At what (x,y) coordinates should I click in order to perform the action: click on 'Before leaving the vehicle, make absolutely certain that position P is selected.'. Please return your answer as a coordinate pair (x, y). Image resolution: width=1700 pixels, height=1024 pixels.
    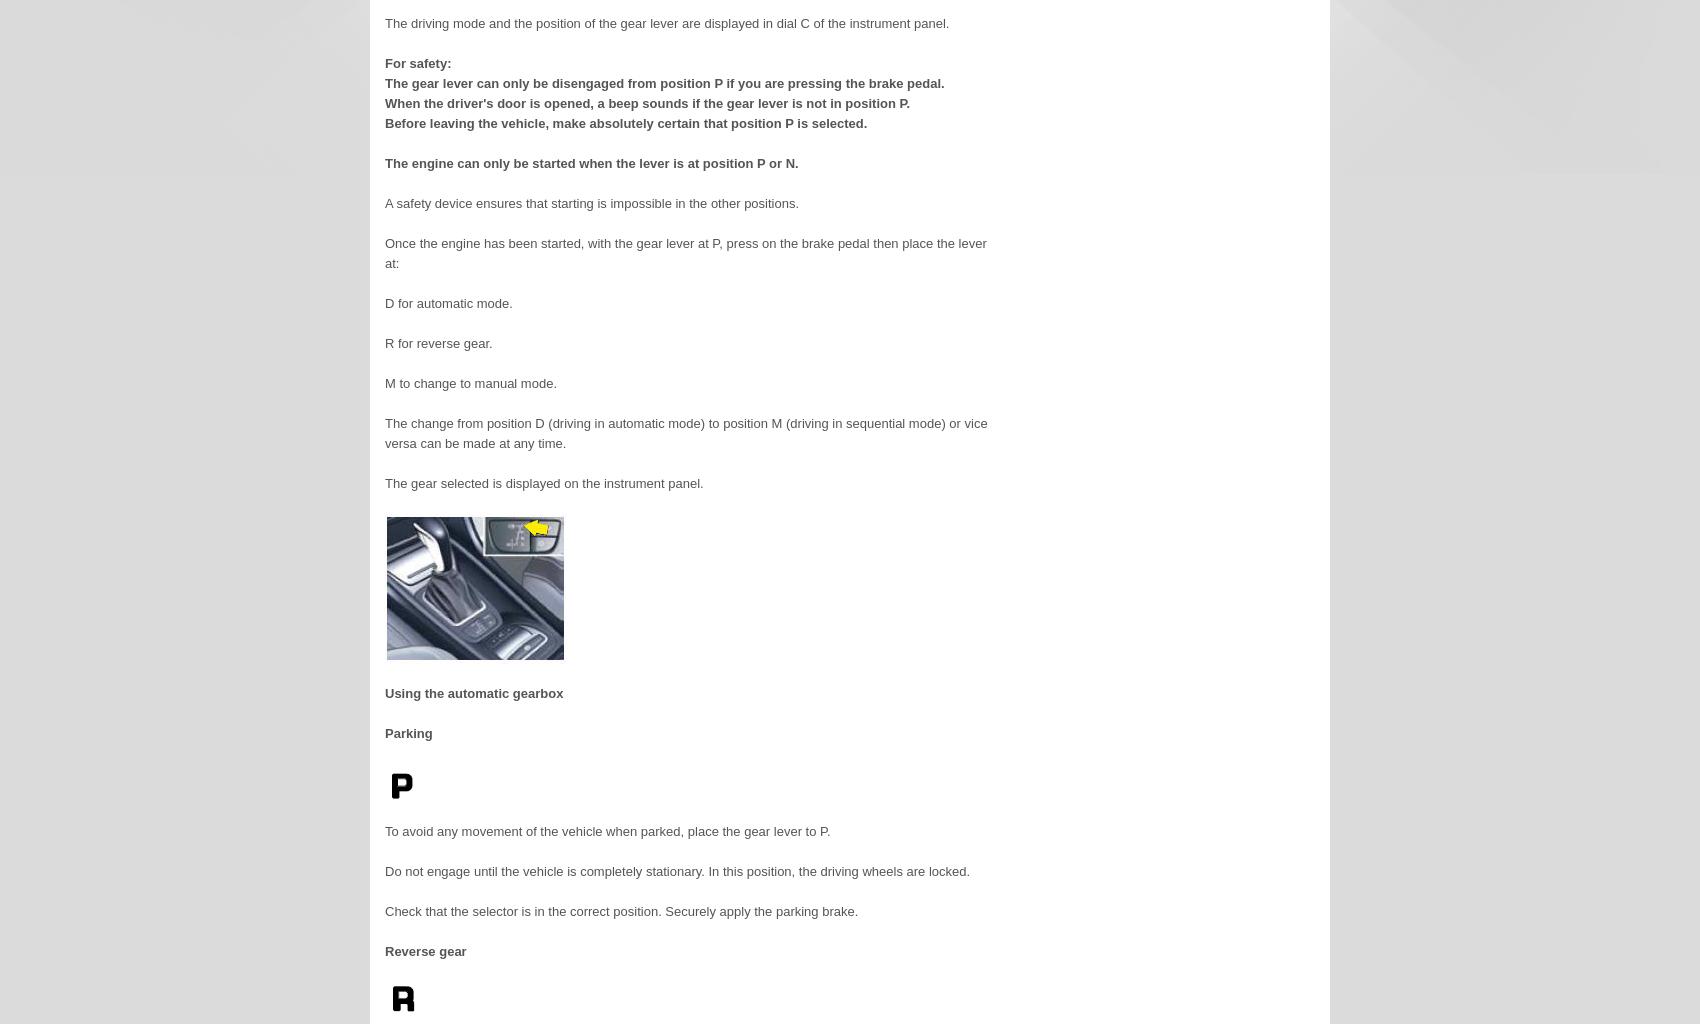
    Looking at the image, I should click on (624, 123).